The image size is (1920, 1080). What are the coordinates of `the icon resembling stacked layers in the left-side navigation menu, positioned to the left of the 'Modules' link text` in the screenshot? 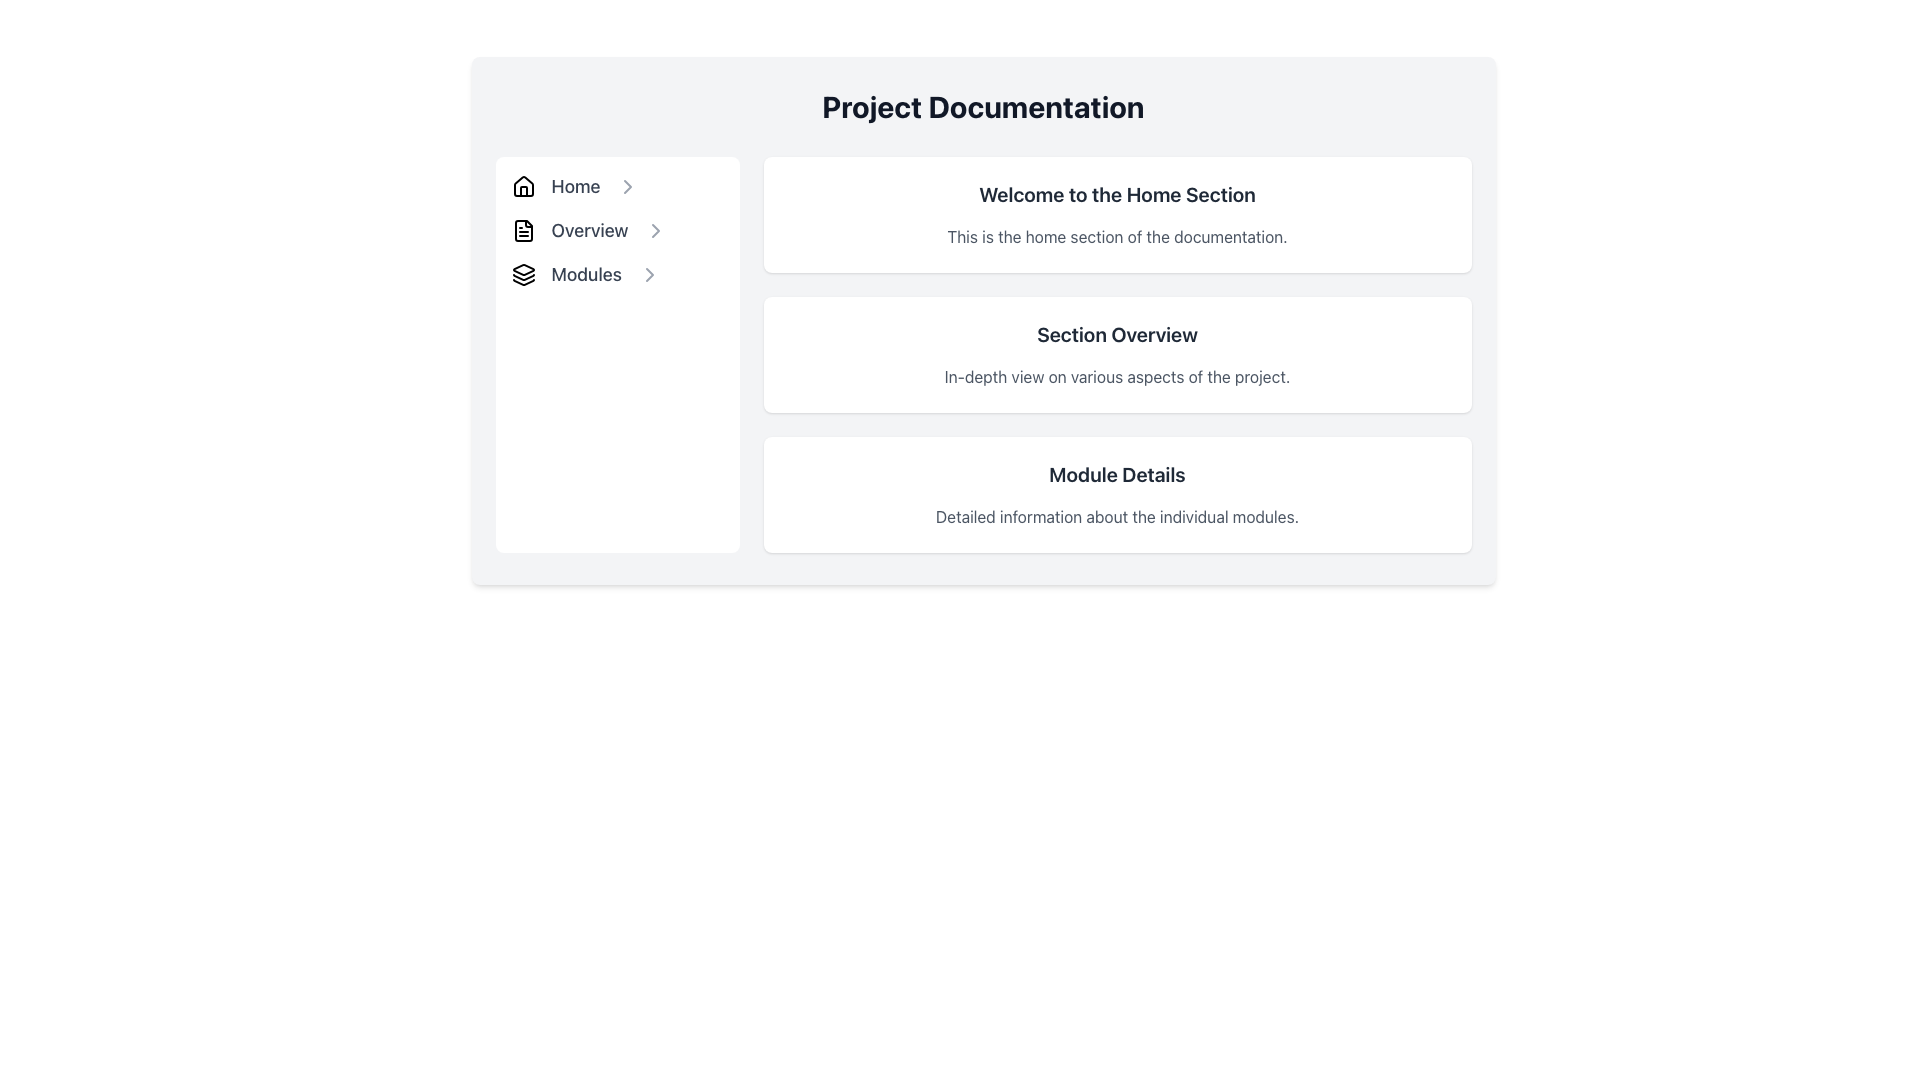 It's located at (523, 274).